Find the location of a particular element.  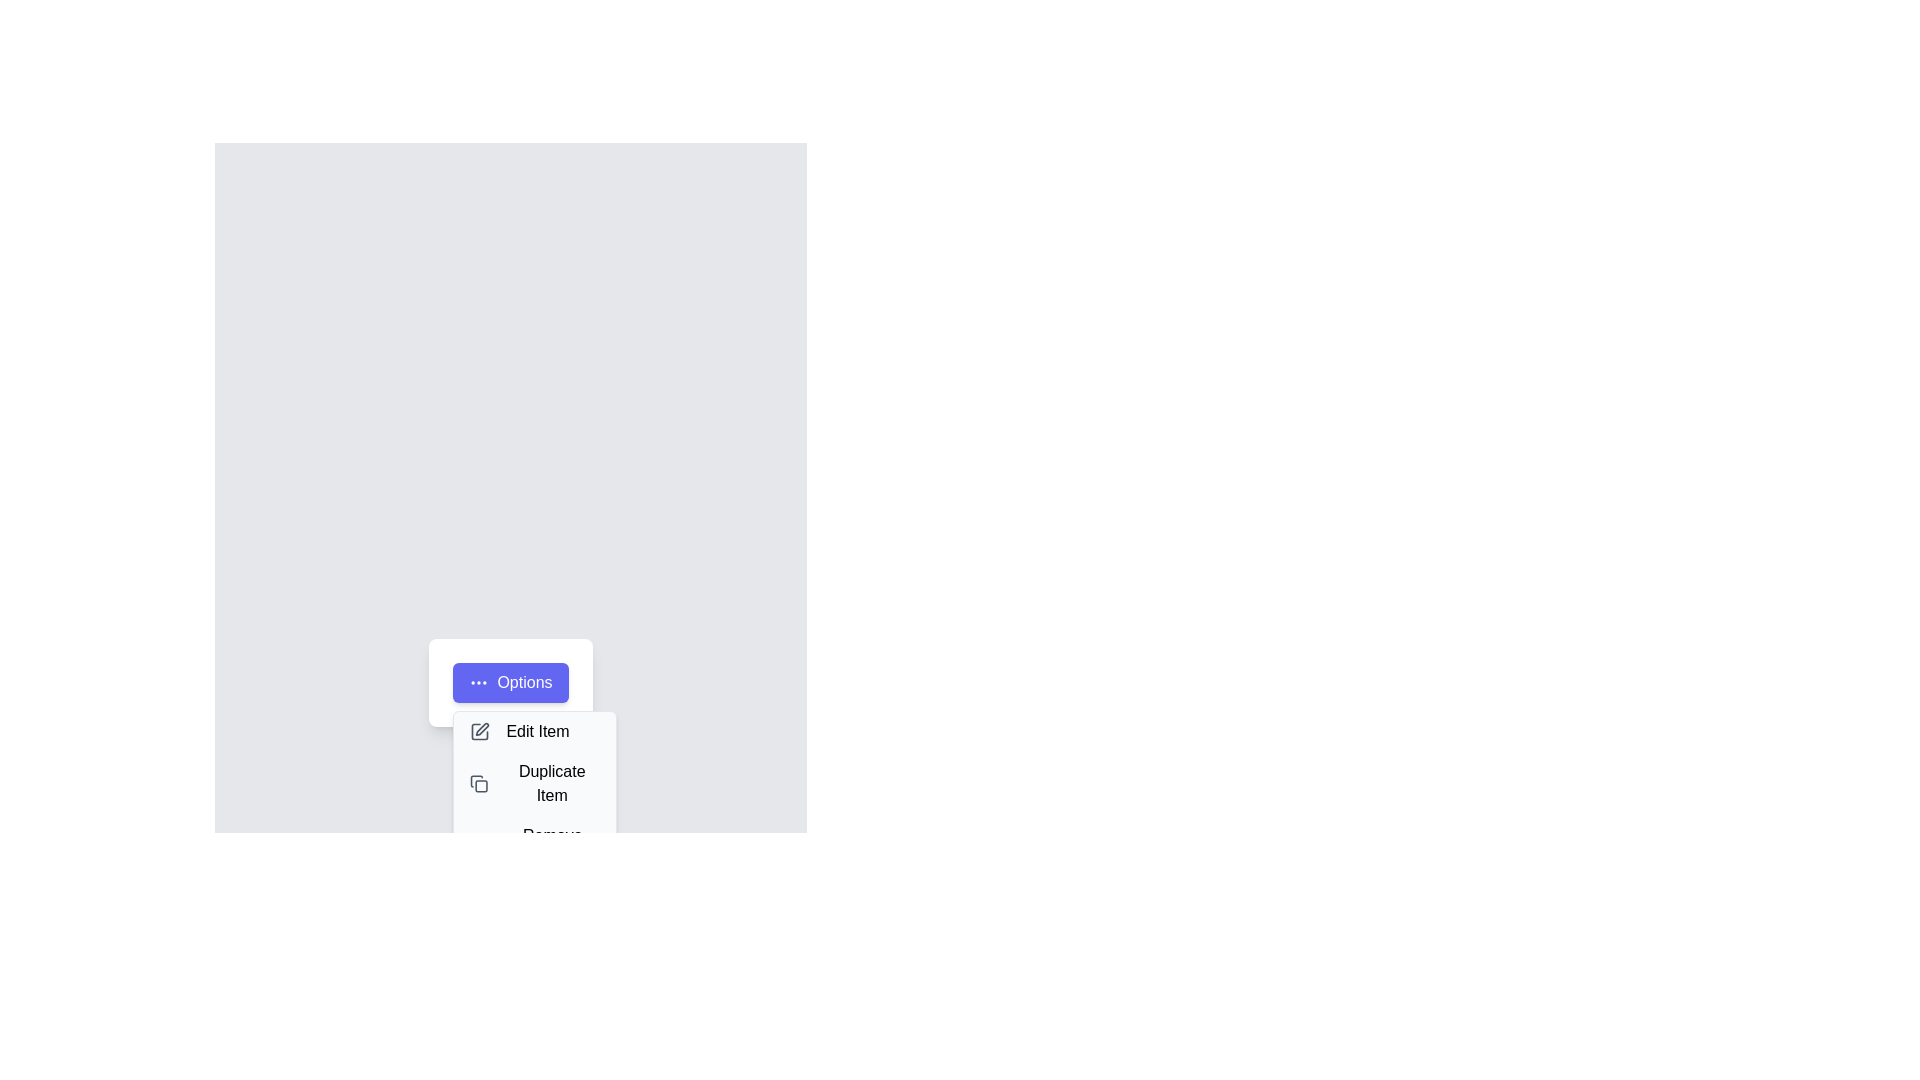

the menu option Edit Item is located at coordinates (534, 732).